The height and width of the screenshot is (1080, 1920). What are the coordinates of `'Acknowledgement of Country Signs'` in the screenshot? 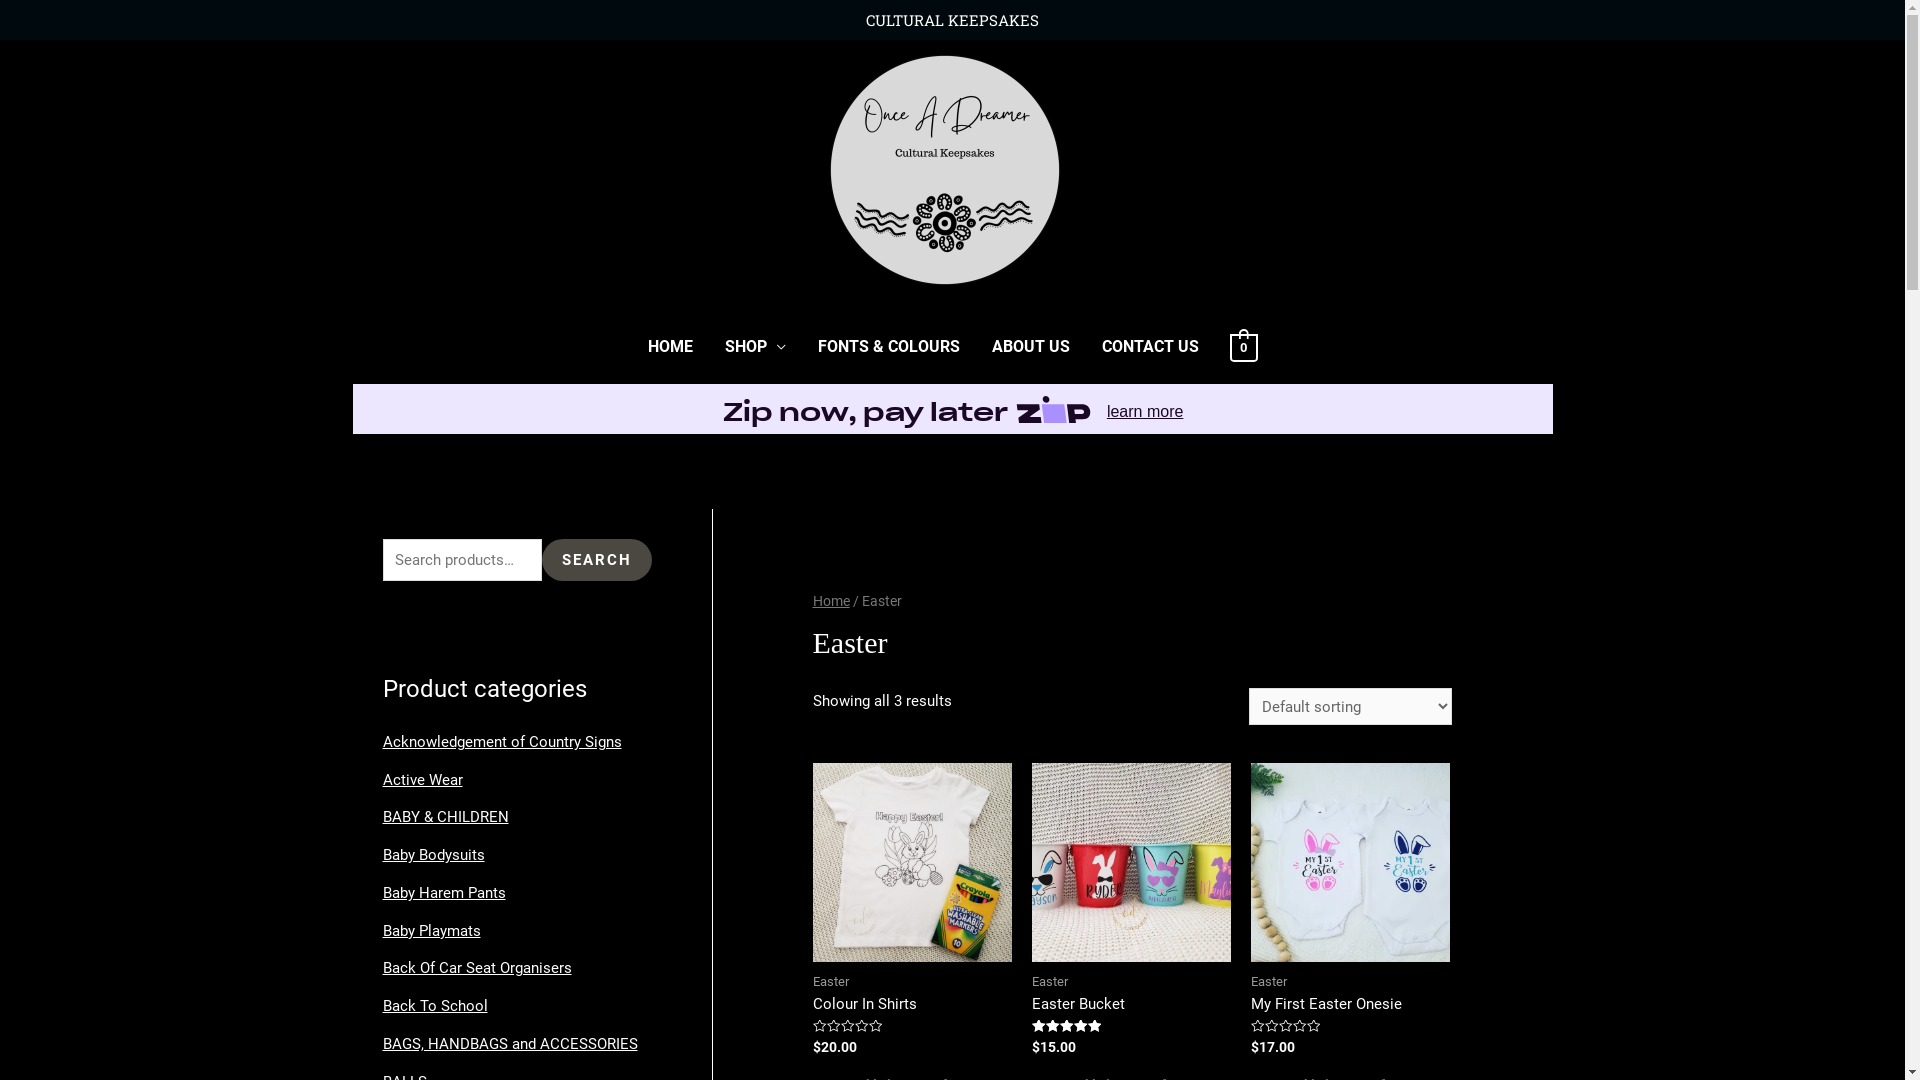 It's located at (501, 741).